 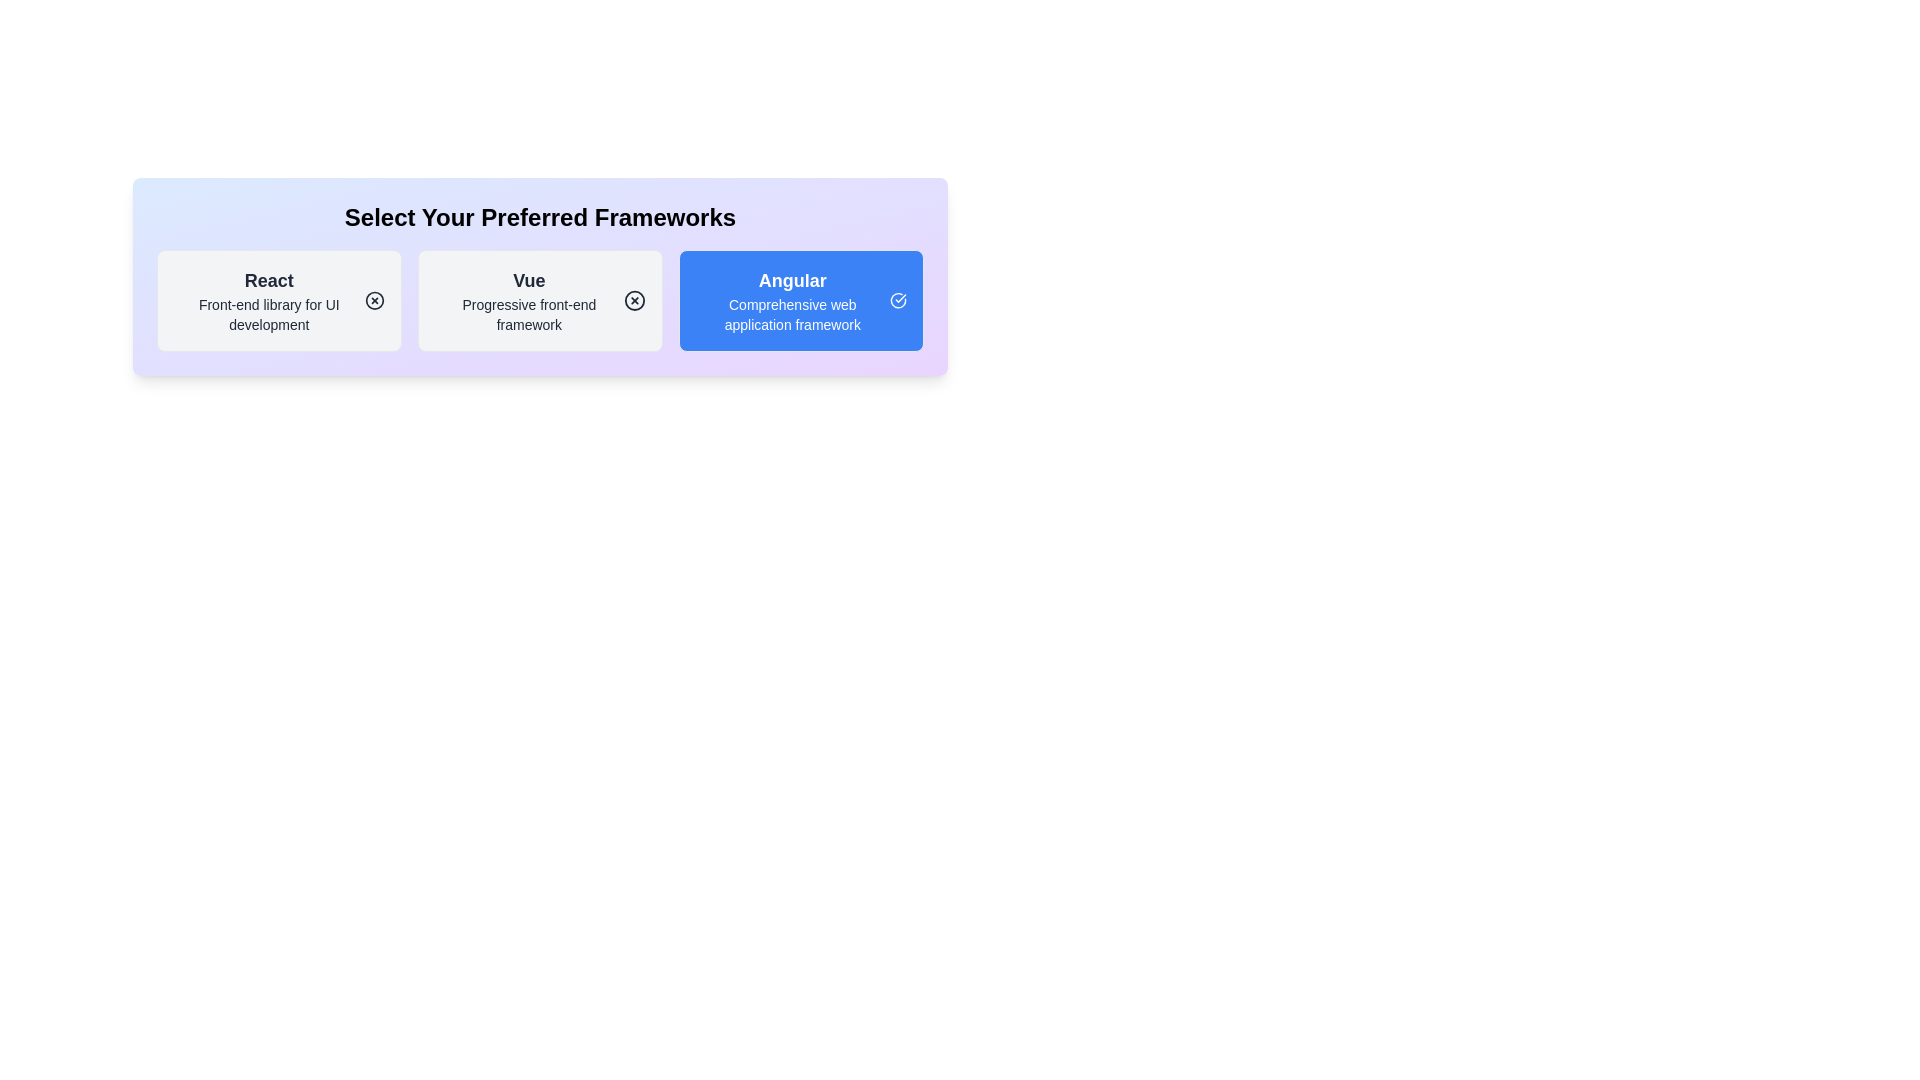 I want to click on the icon within the chip labeled 'Vue' to toggle its selection state, so click(x=633, y=300).